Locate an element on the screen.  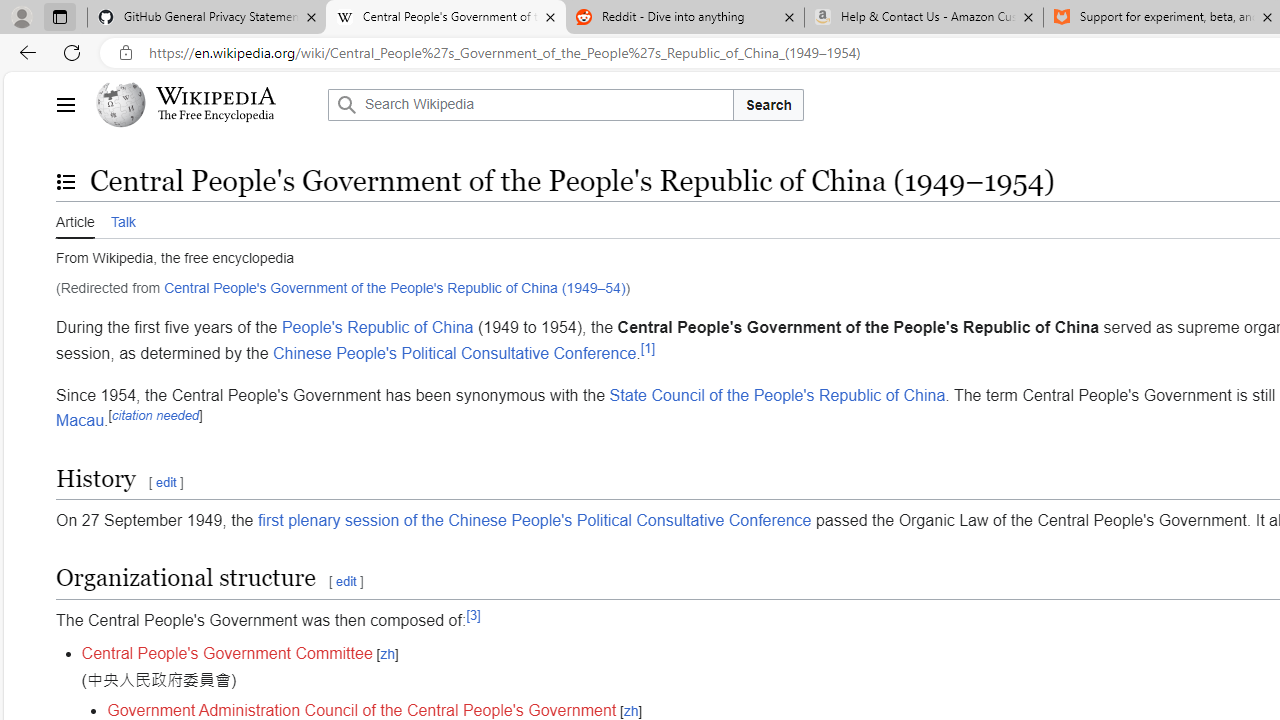
'The Free Encyclopedia' is located at coordinates (216, 116).